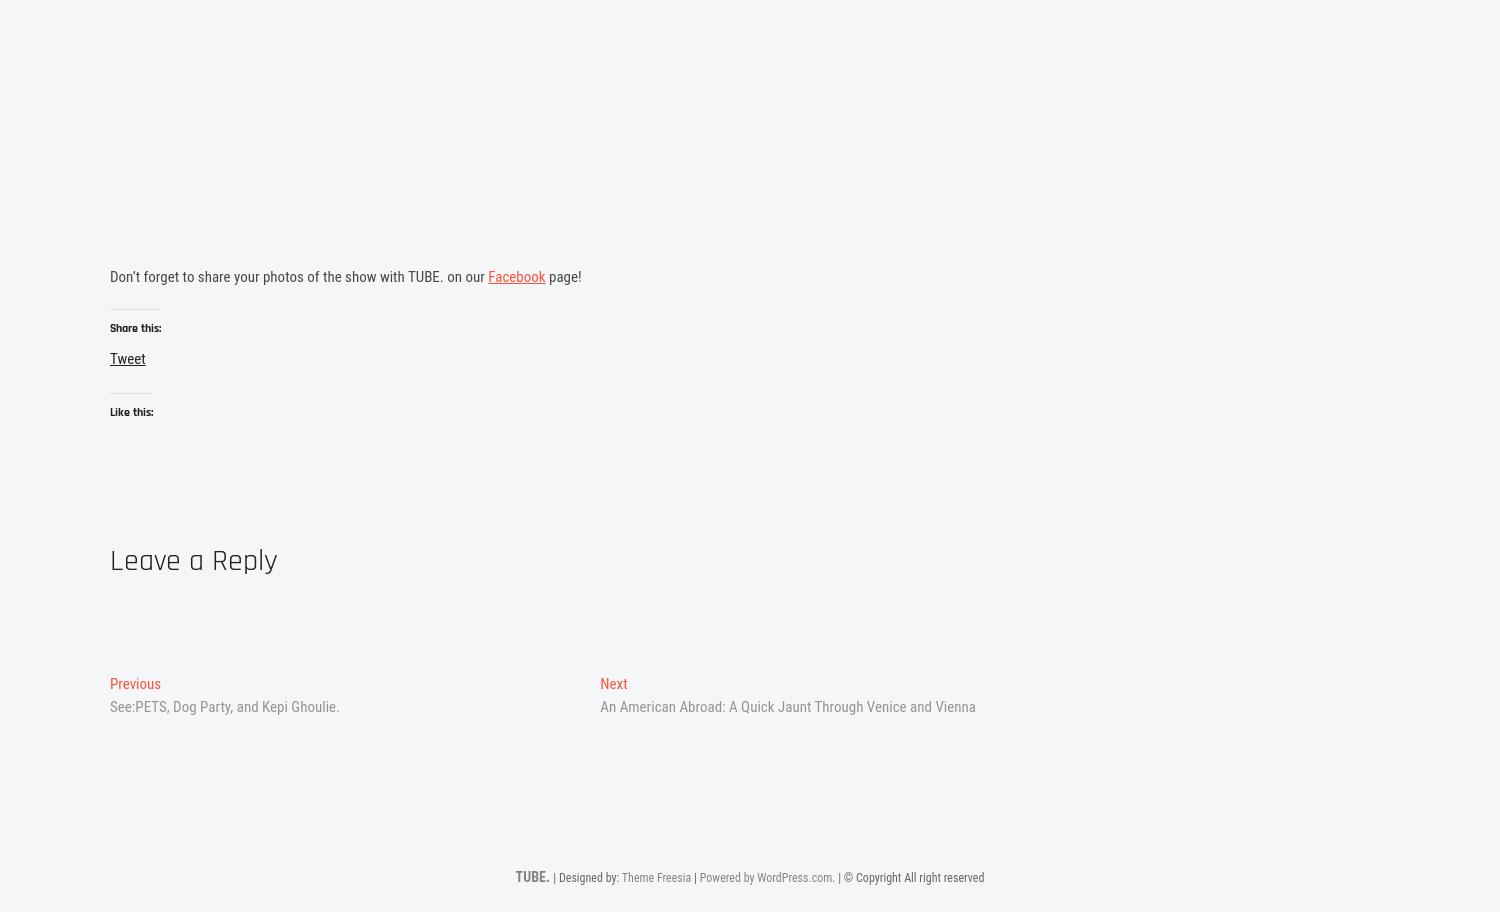 The image size is (1500, 912). Describe the element at coordinates (599, 687) in the screenshot. I see `'Next'` at that location.